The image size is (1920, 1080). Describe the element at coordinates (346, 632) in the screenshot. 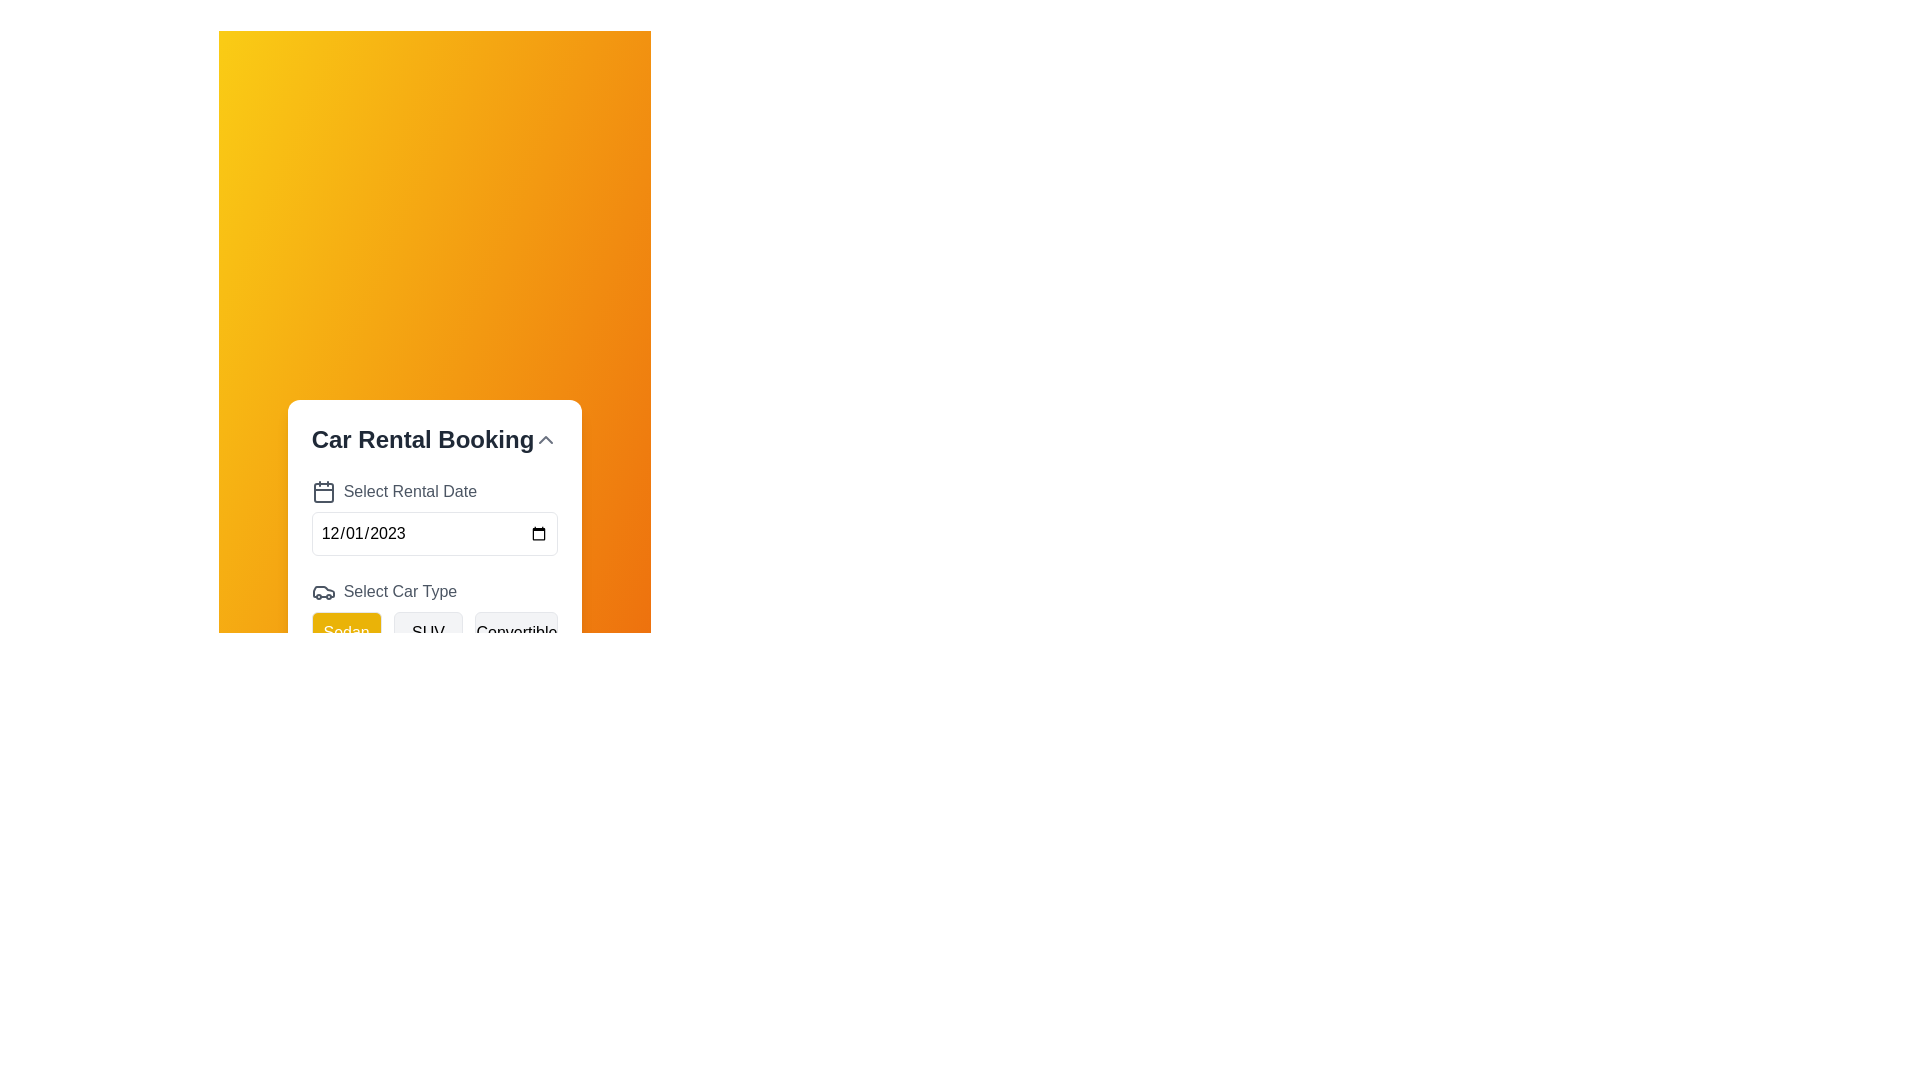

I see `the 'Sedan' button, which is a yellow rectangular button with rounded corners and white text` at that location.